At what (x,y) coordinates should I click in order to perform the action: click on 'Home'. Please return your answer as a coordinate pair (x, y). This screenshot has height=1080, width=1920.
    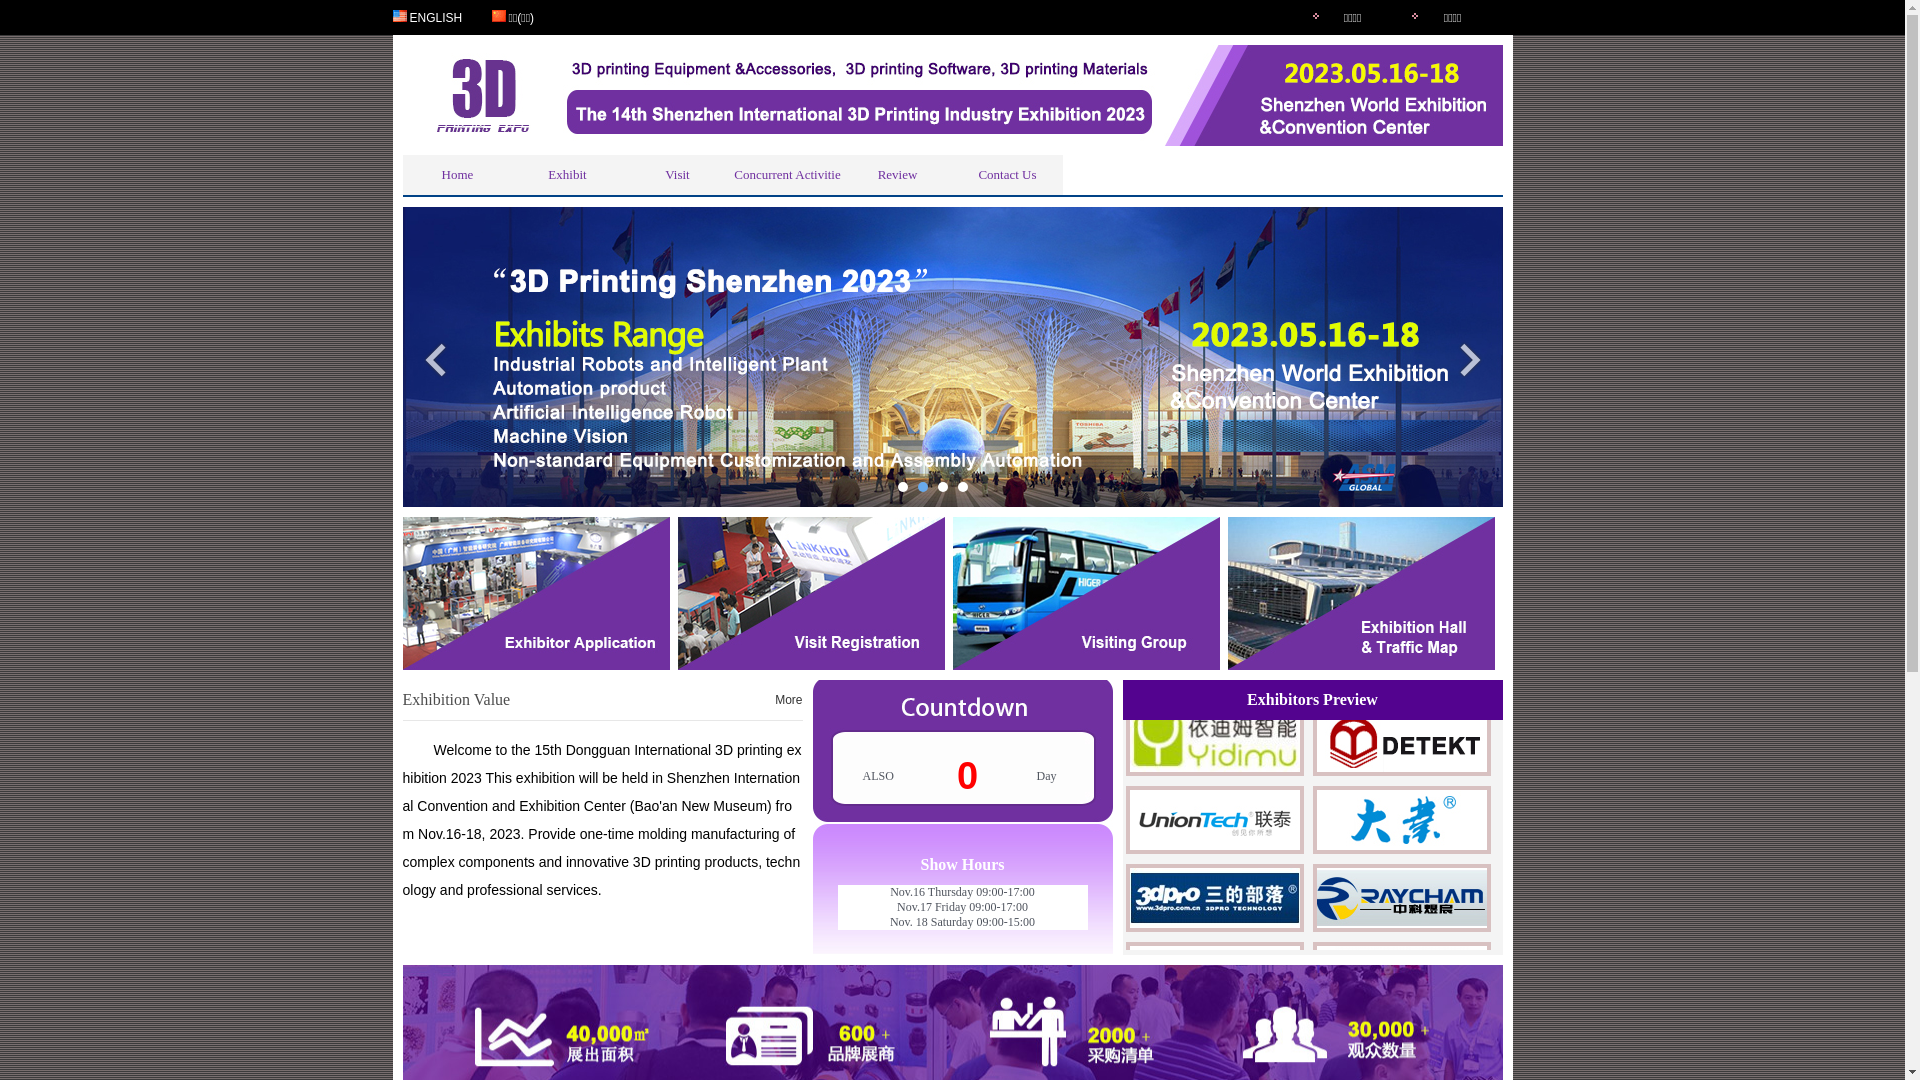
    Looking at the image, I should click on (455, 173).